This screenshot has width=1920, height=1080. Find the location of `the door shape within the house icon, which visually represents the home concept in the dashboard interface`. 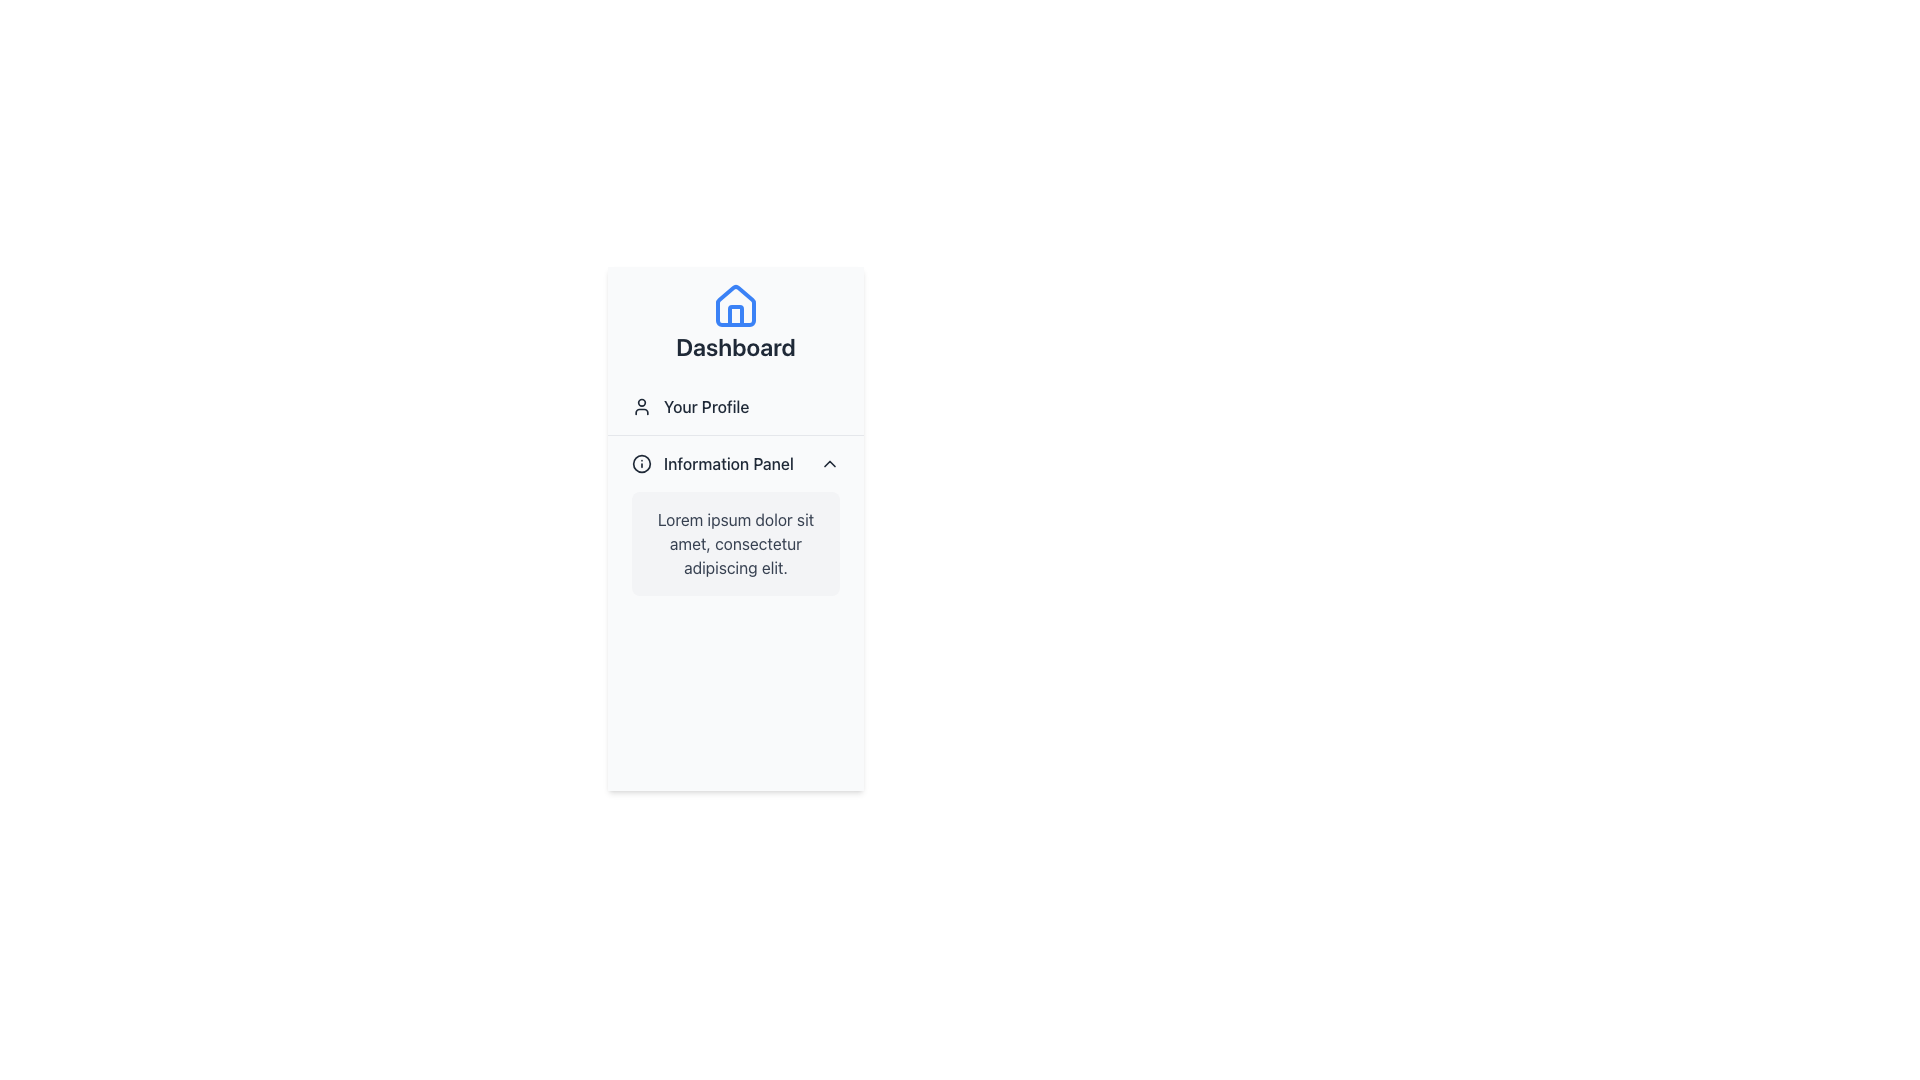

the door shape within the house icon, which visually represents the home concept in the dashboard interface is located at coordinates (734, 315).